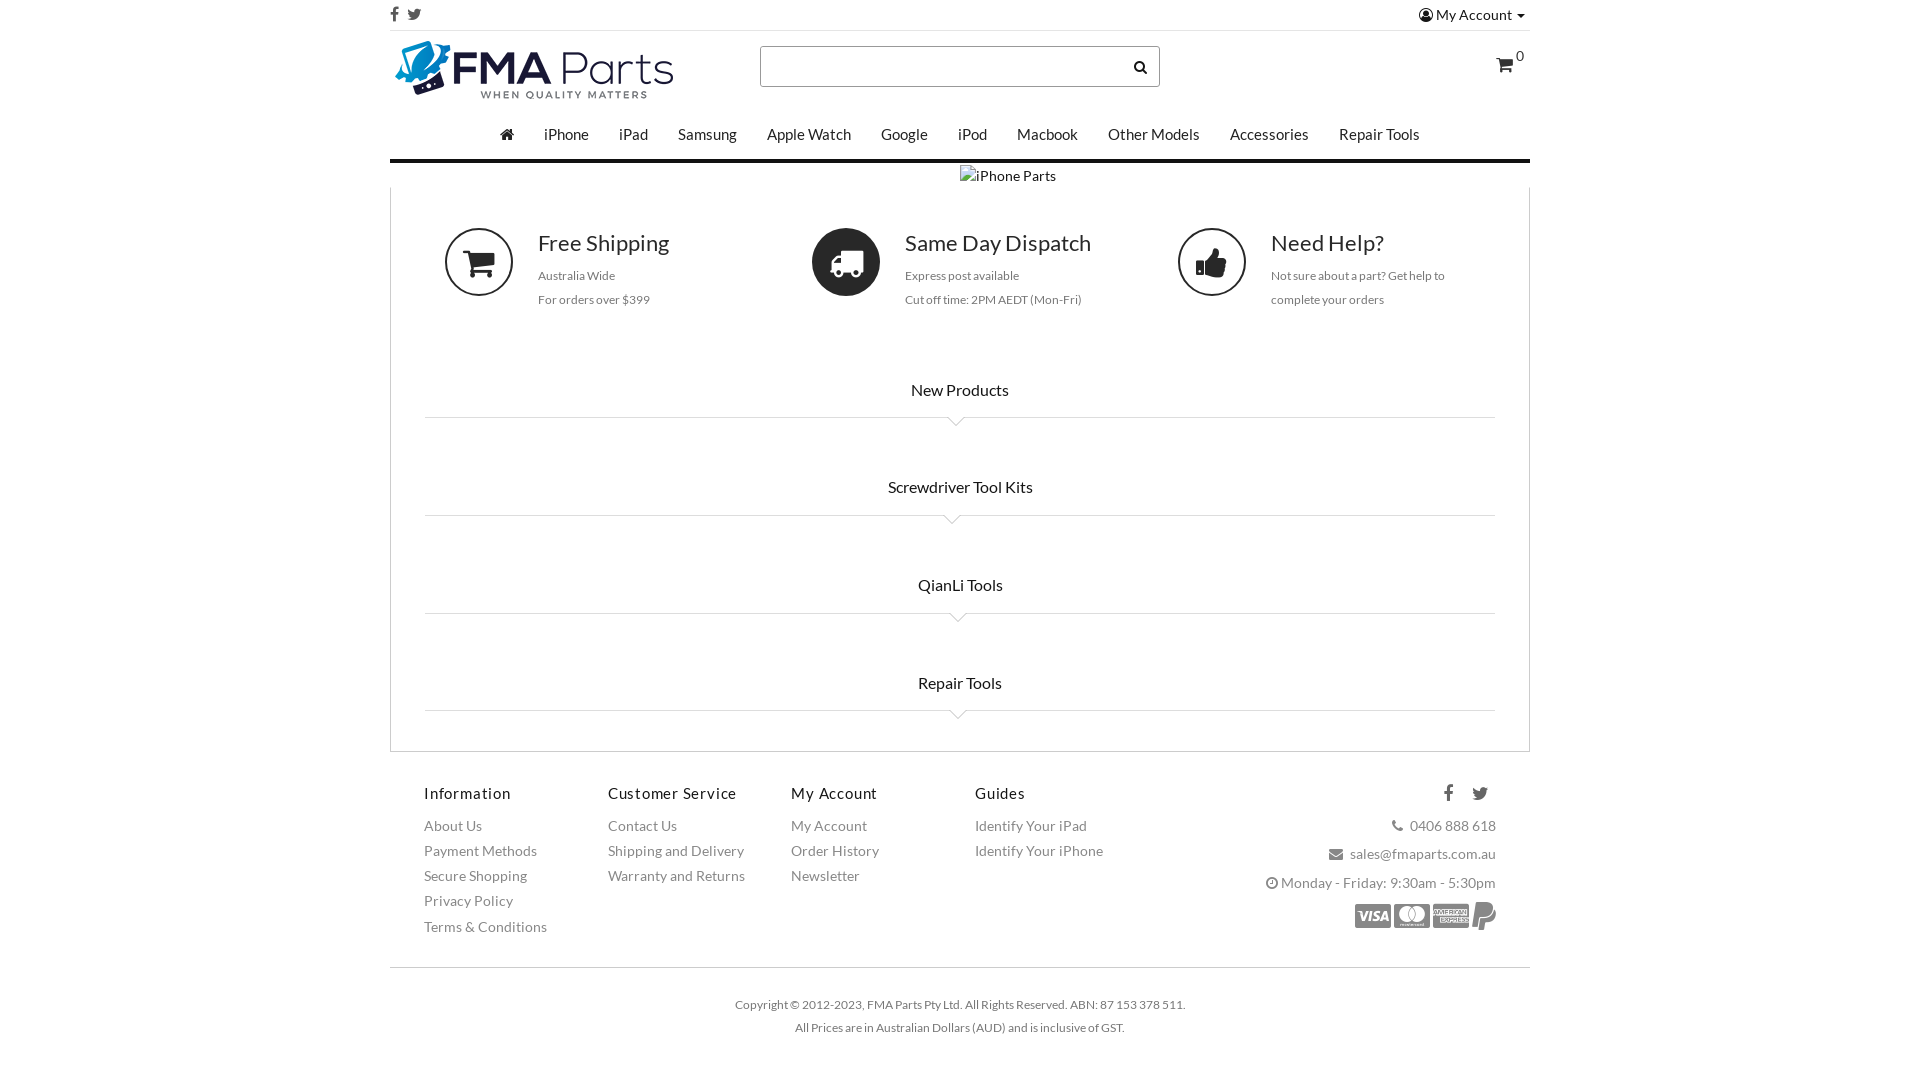 This screenshot has width=1920, height=1080. Describe the element at coordinates (565, 134) in the screenshot. I see `'iPhone'` at that location.